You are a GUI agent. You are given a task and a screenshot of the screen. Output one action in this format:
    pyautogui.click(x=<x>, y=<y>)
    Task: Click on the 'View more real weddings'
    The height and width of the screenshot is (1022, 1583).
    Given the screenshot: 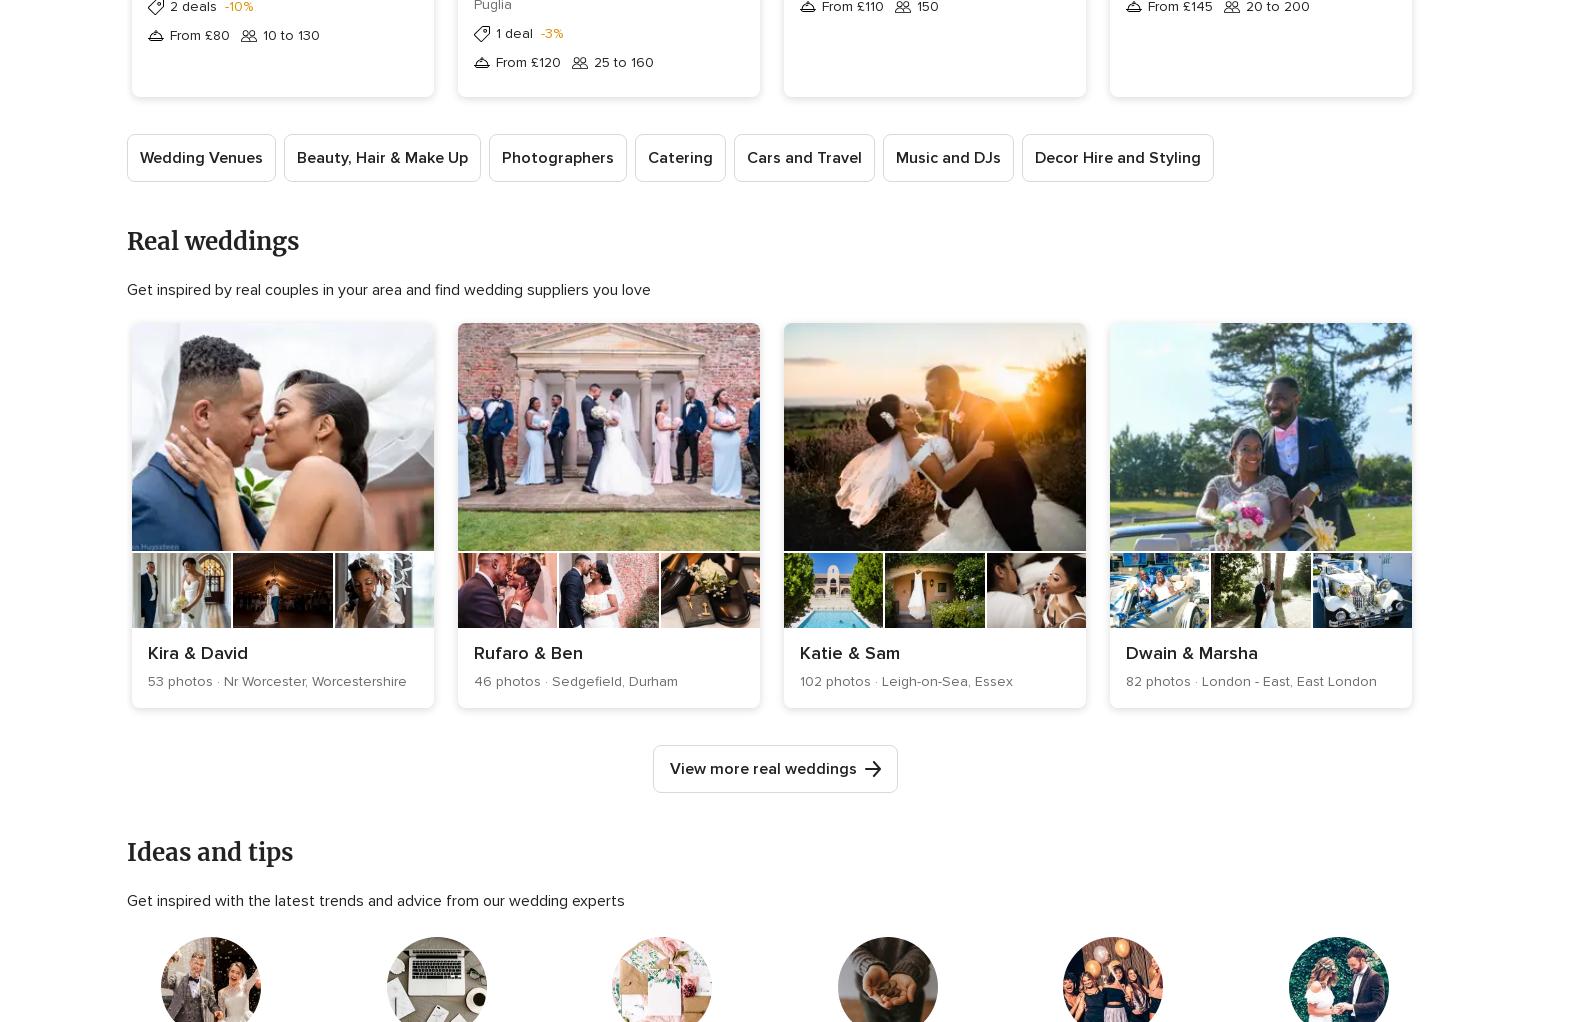 What is the action you would take?
    pyautogui.click(x=762, y=768)
    